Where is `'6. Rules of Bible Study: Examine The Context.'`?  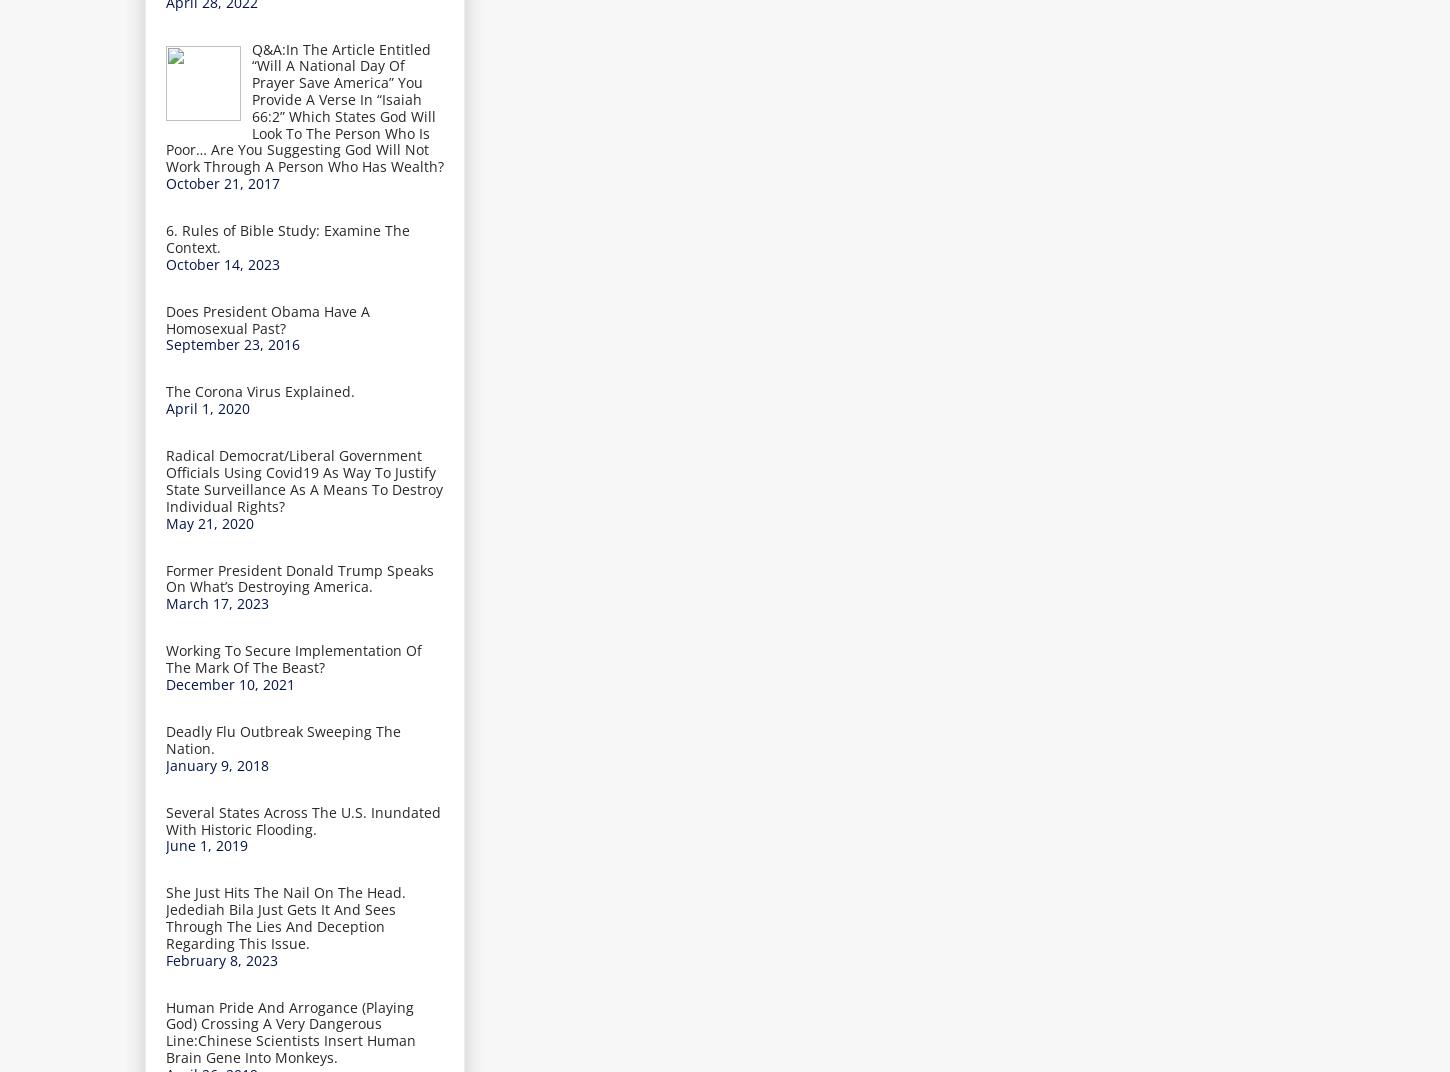 '6. Rules of Bible Study: Examine The Context.' is located at coordinates (287, 238).